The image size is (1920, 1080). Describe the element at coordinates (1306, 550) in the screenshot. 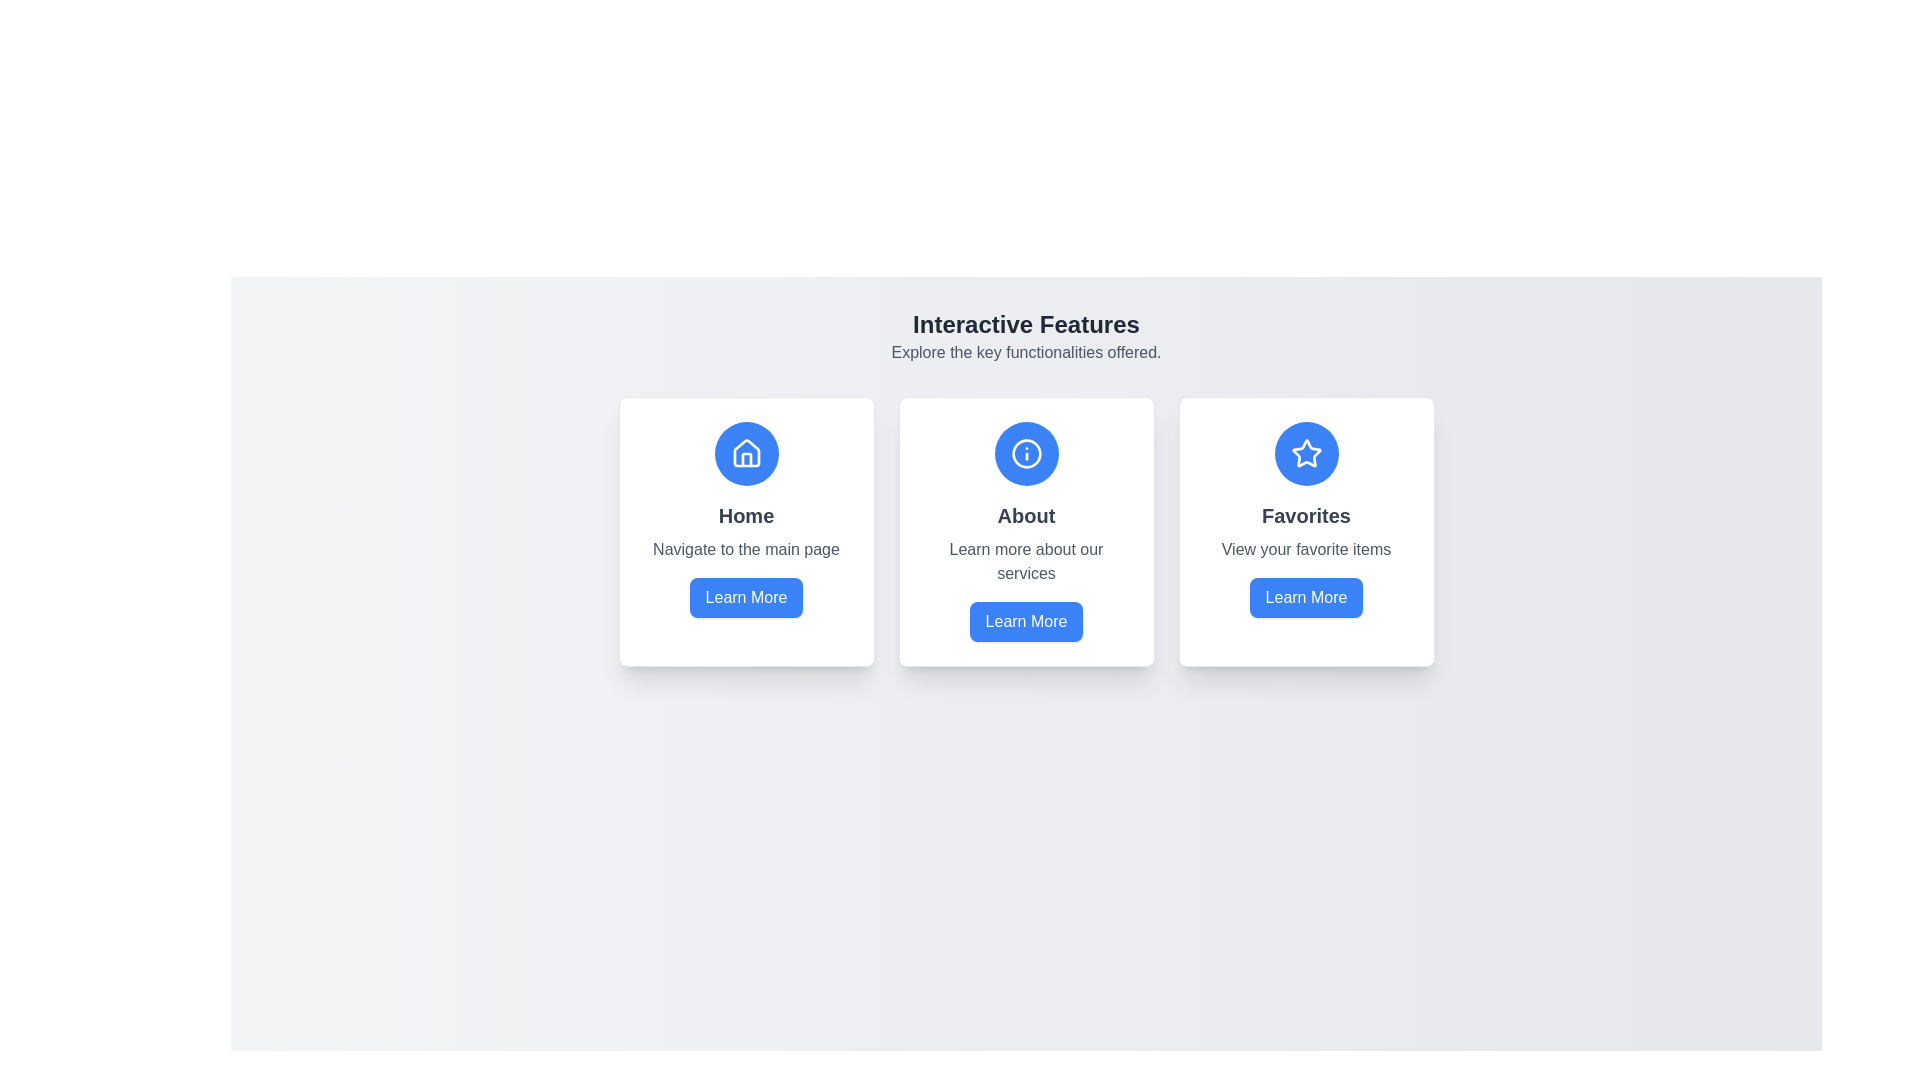

I see `the text element that reads 'View your favorite items.' which is styled in gray color, centered alignment, and located beneath the 'Favorites' heading in the third card` at that location.